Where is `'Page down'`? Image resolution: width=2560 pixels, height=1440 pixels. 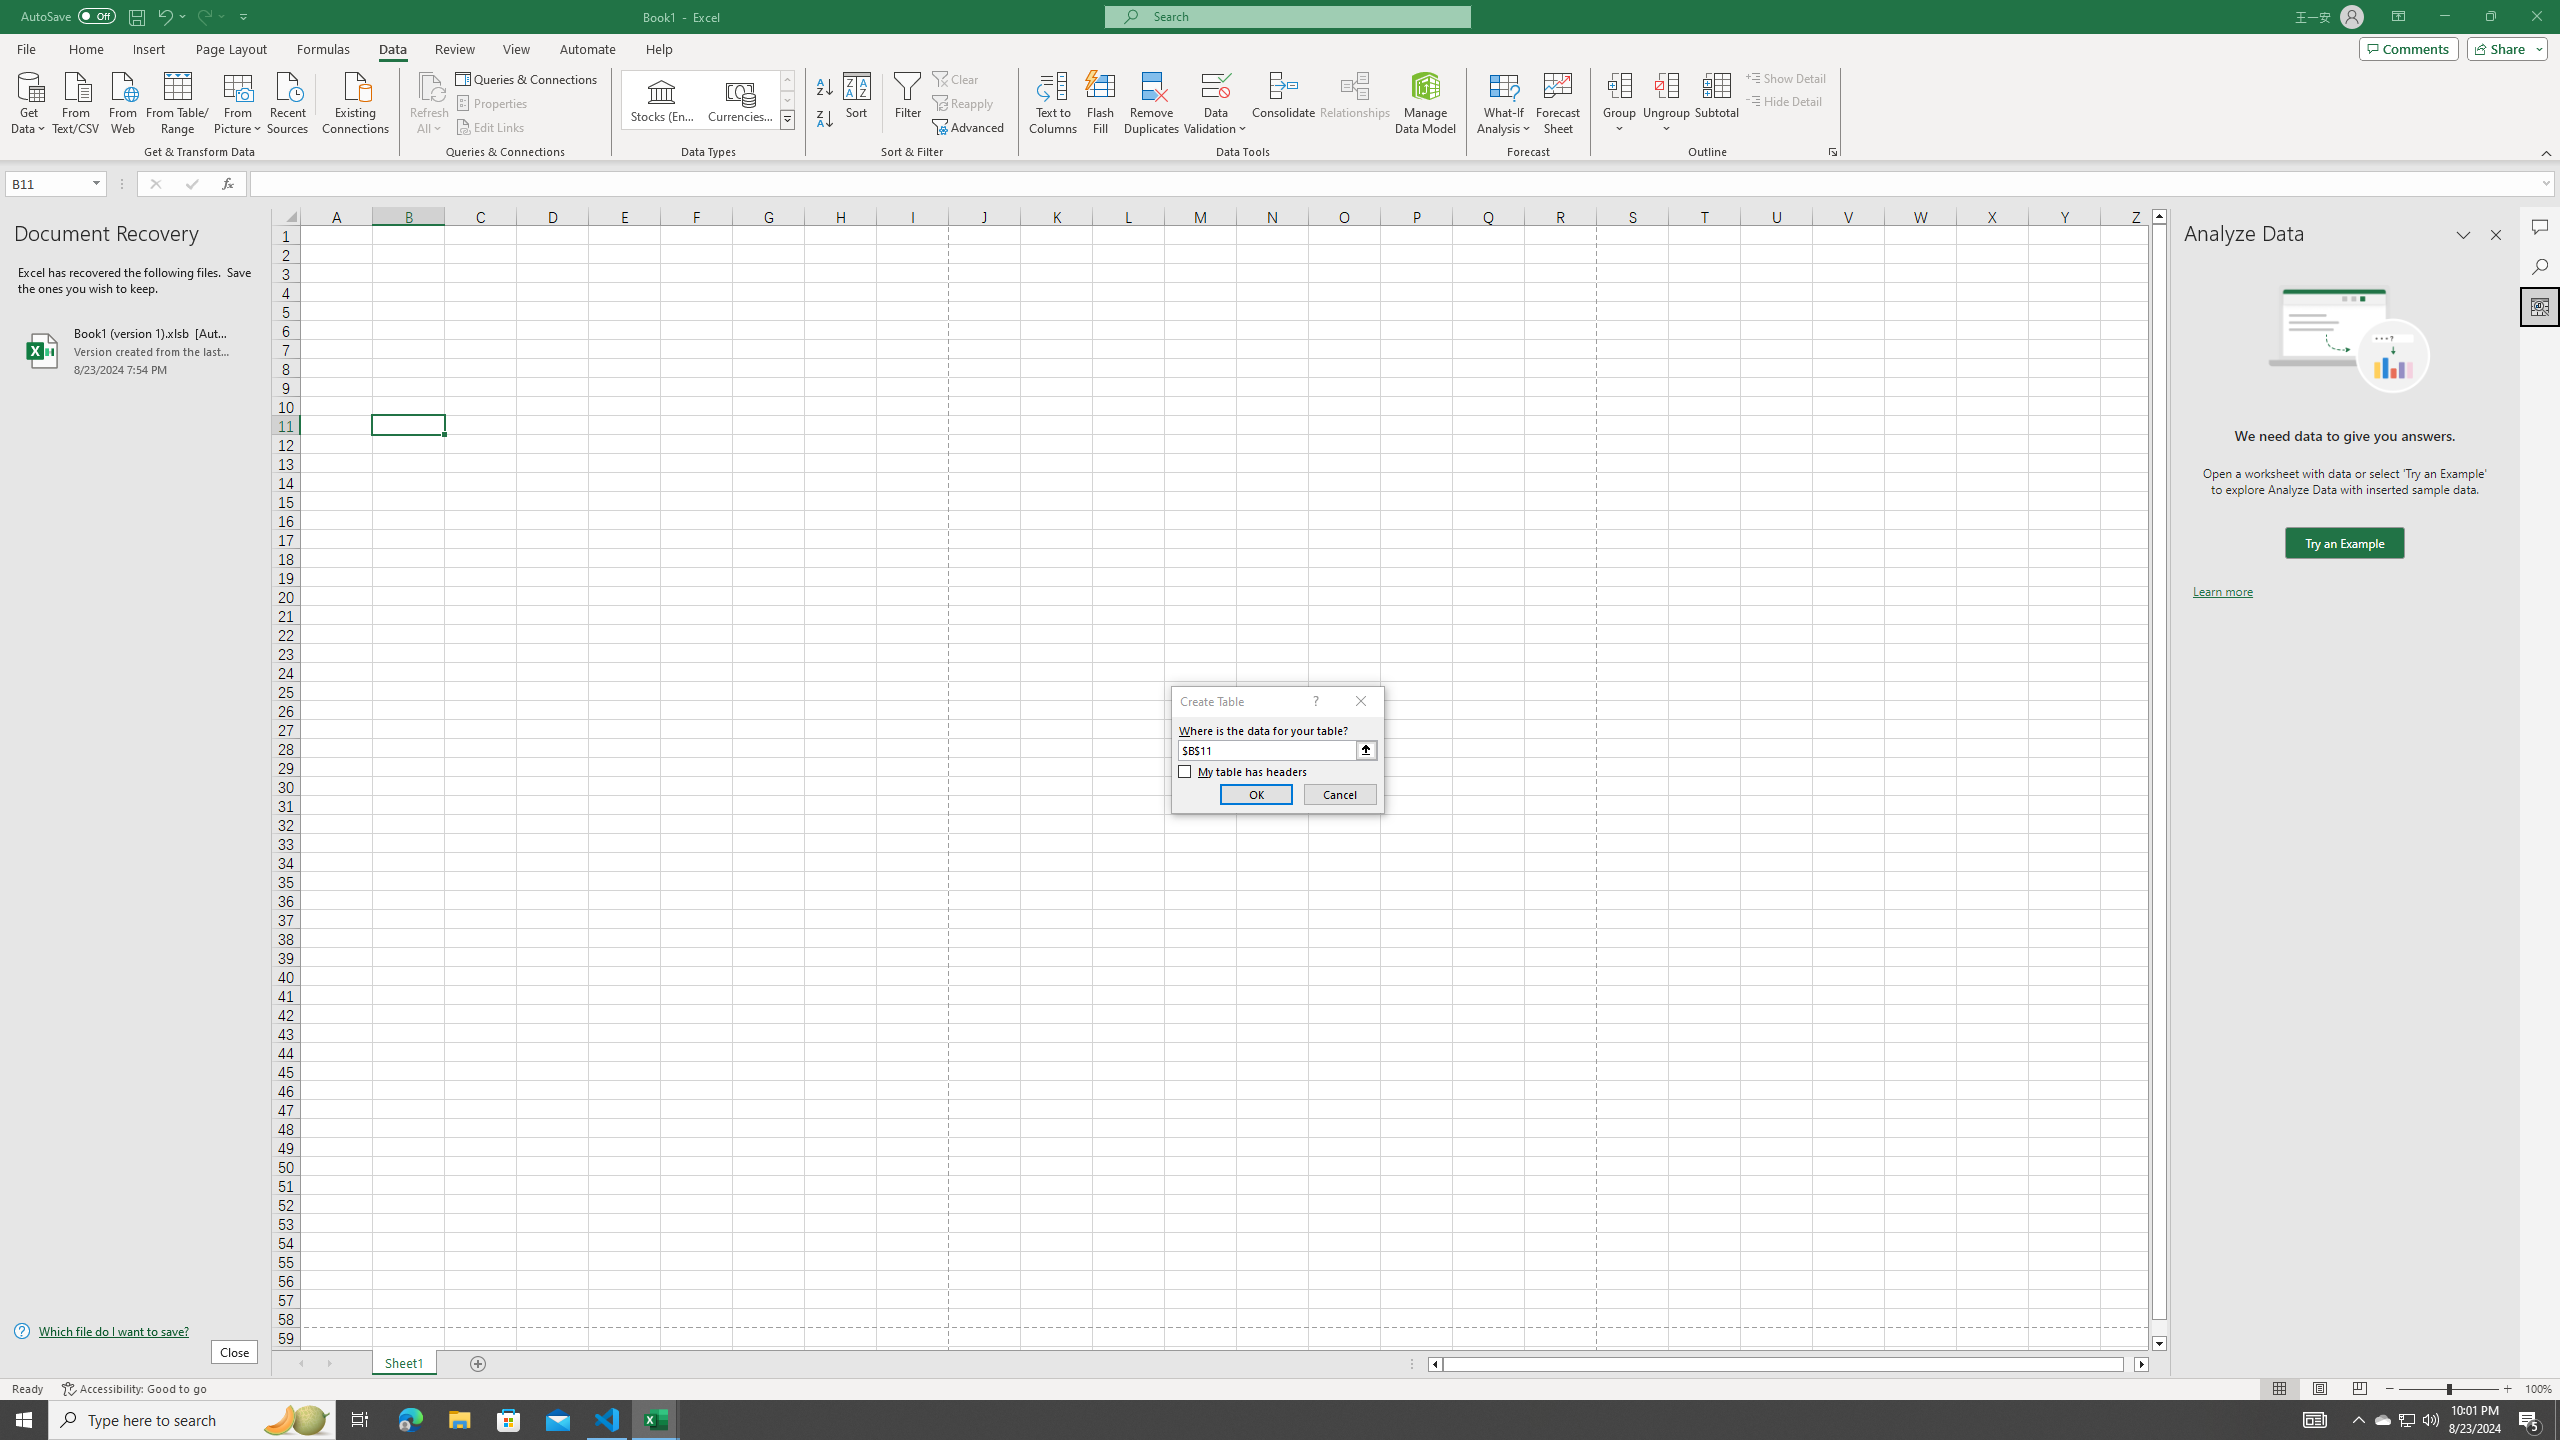
'Page down' is located at coordinates (2159, 1328).